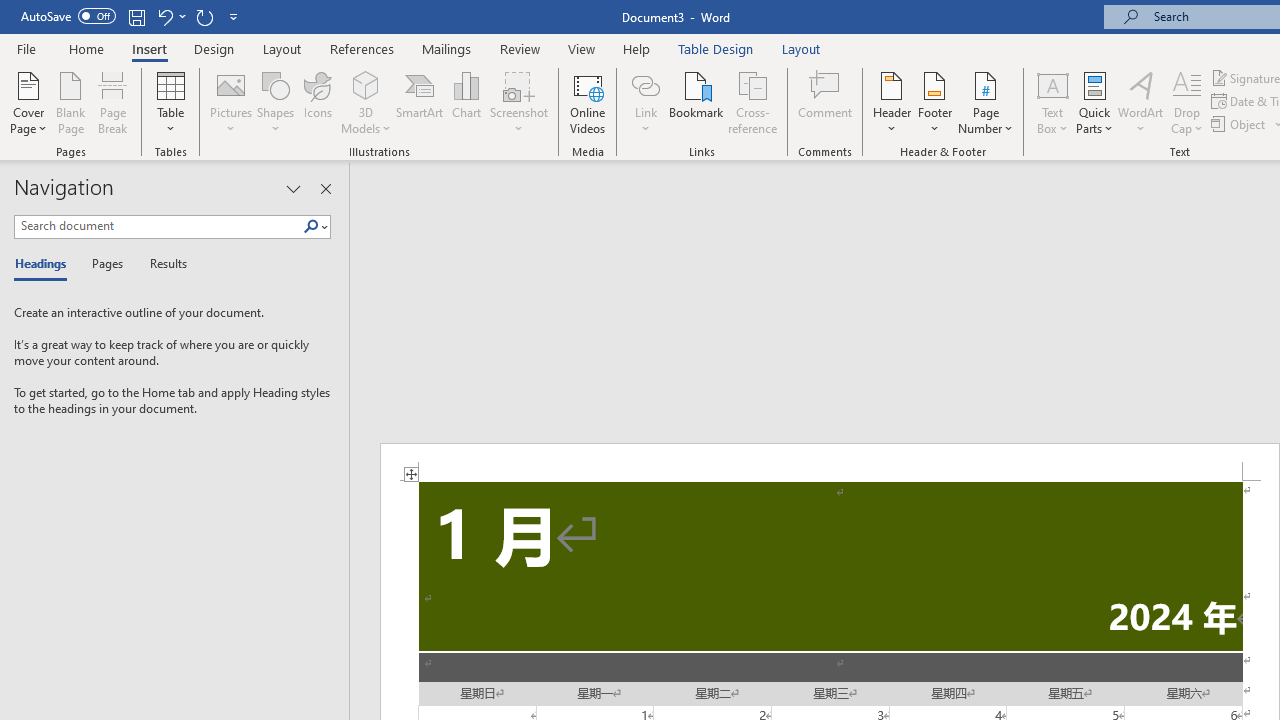 This screenshot has width=1280, height=720. I want to click on 'Quick Access Toolbar', so click(130, 16).